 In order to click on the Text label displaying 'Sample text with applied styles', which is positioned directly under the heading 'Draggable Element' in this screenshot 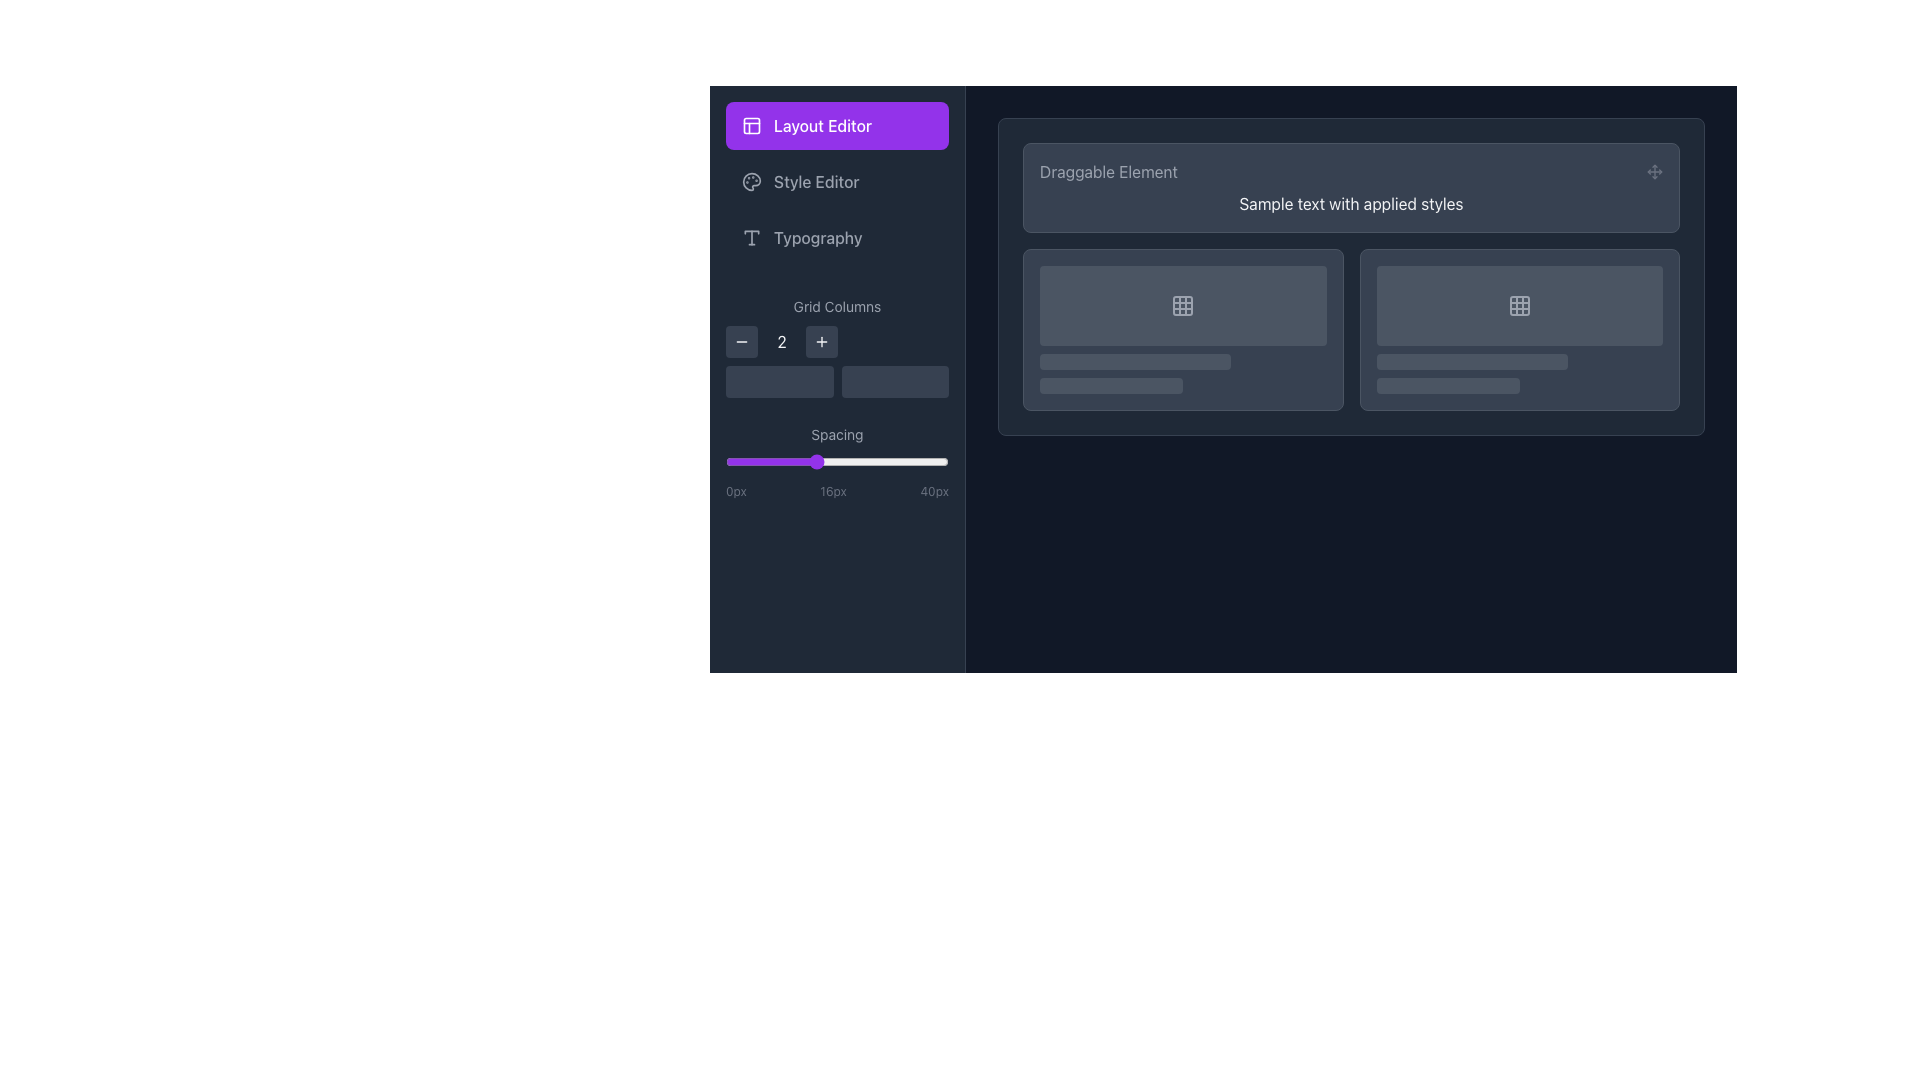, I will do `click(1351, 204)`.